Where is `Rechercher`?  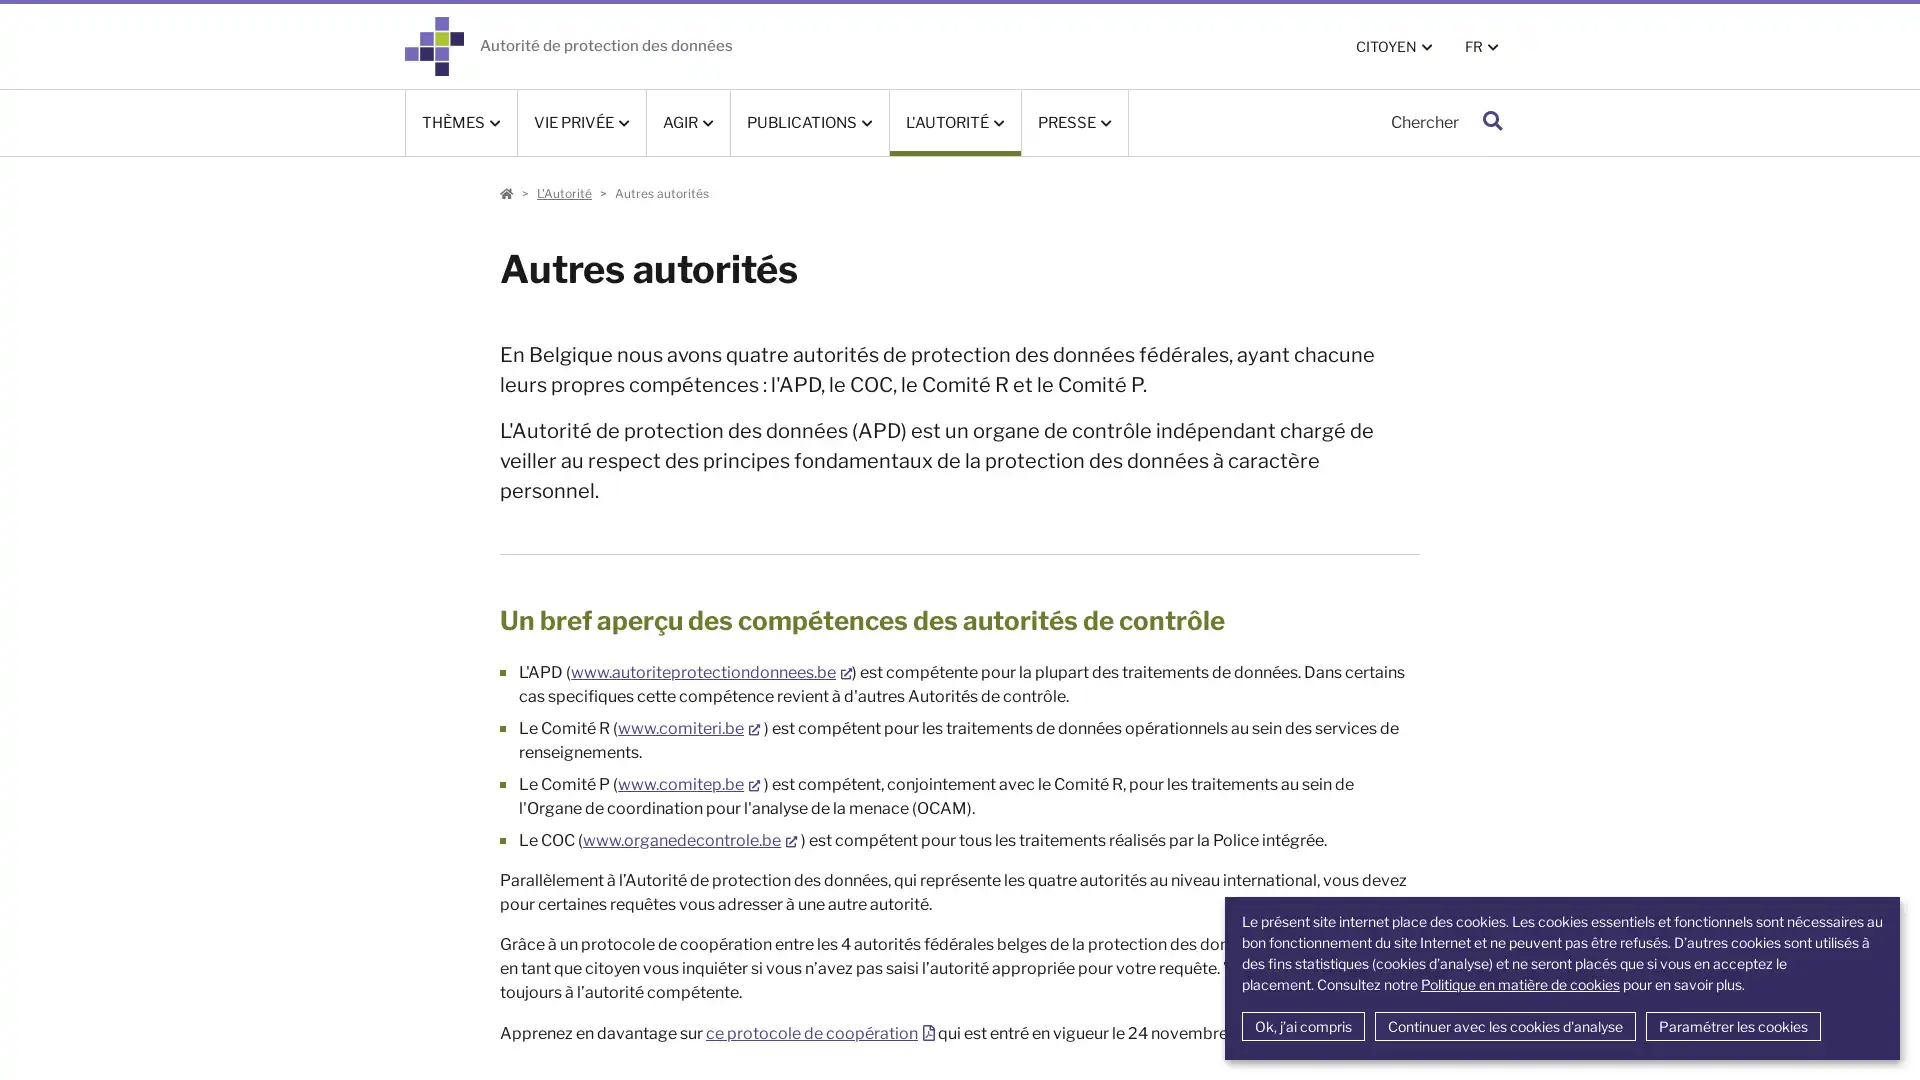
Rechercher is located at coordinates (1492, 122).